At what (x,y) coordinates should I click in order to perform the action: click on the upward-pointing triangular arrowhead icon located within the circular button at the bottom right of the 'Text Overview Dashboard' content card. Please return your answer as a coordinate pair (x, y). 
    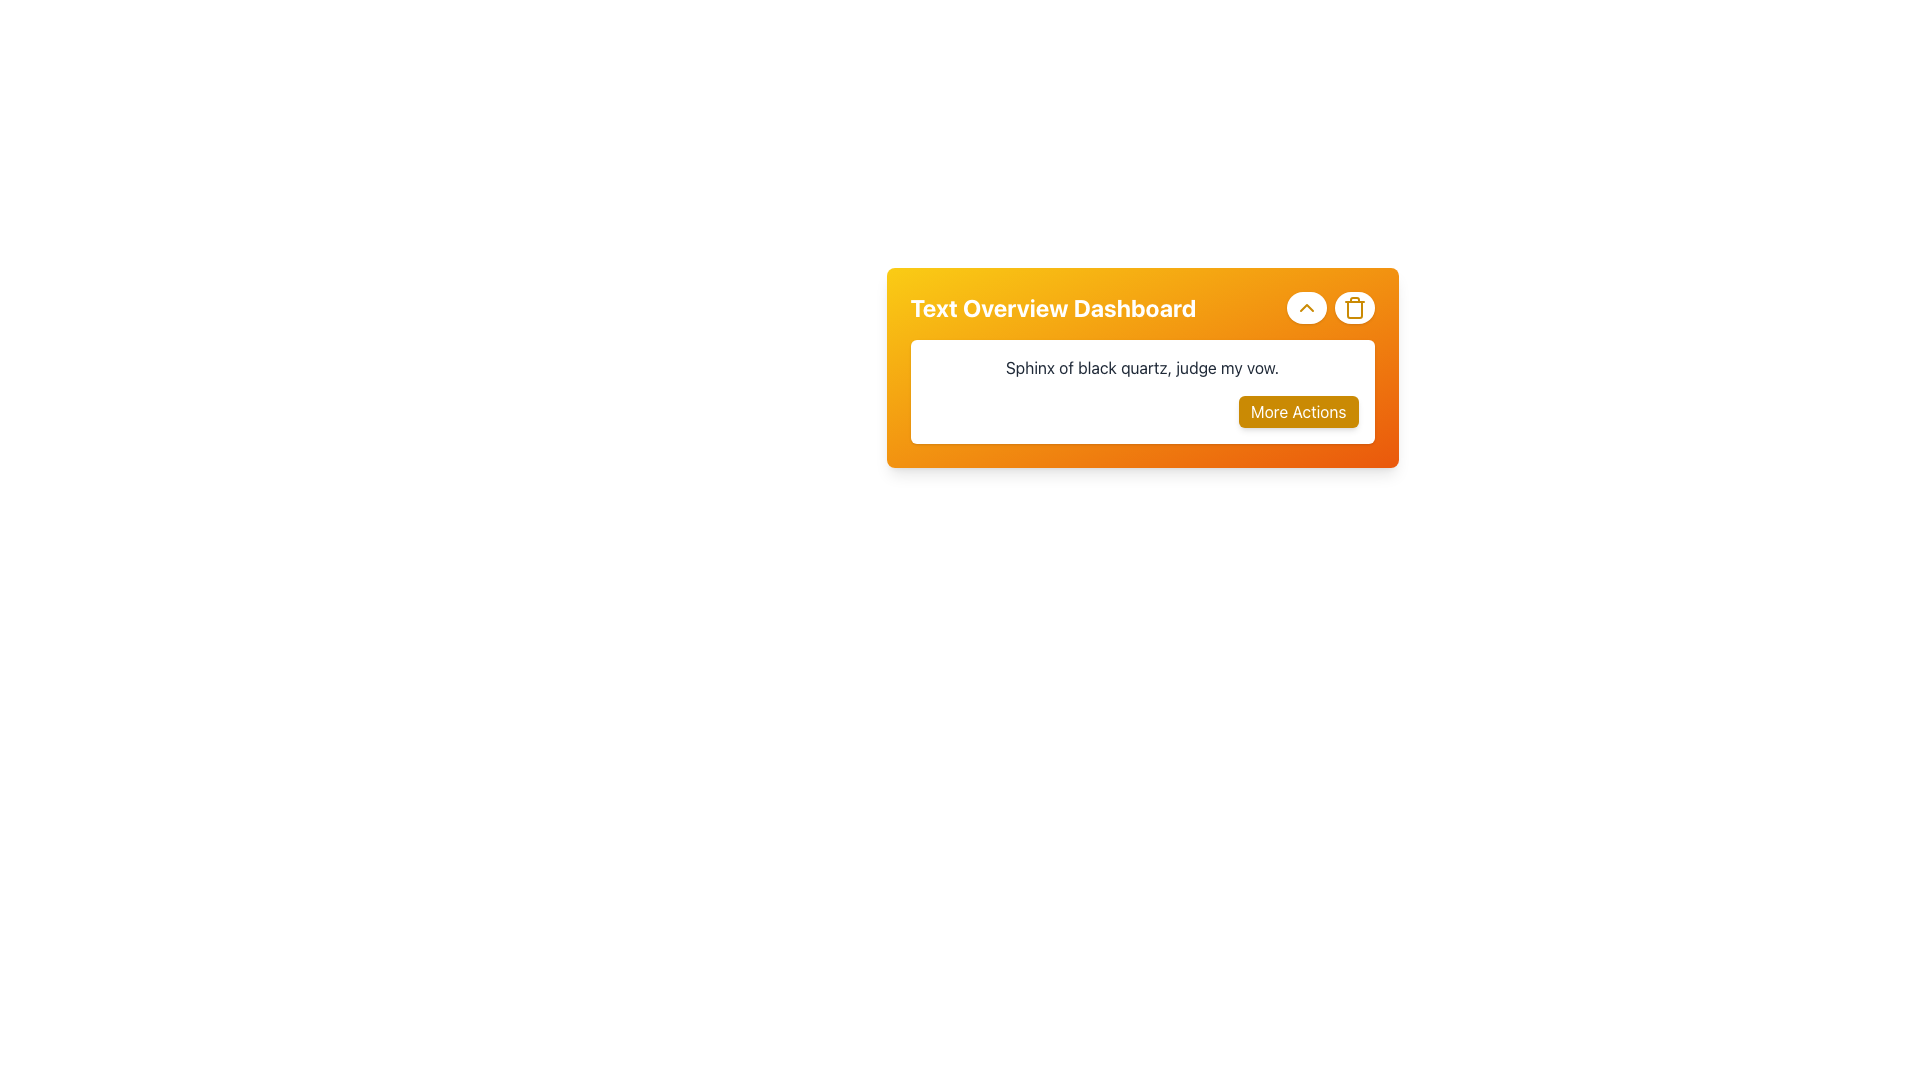
    Looking at the image, I should click on (1306, 308).